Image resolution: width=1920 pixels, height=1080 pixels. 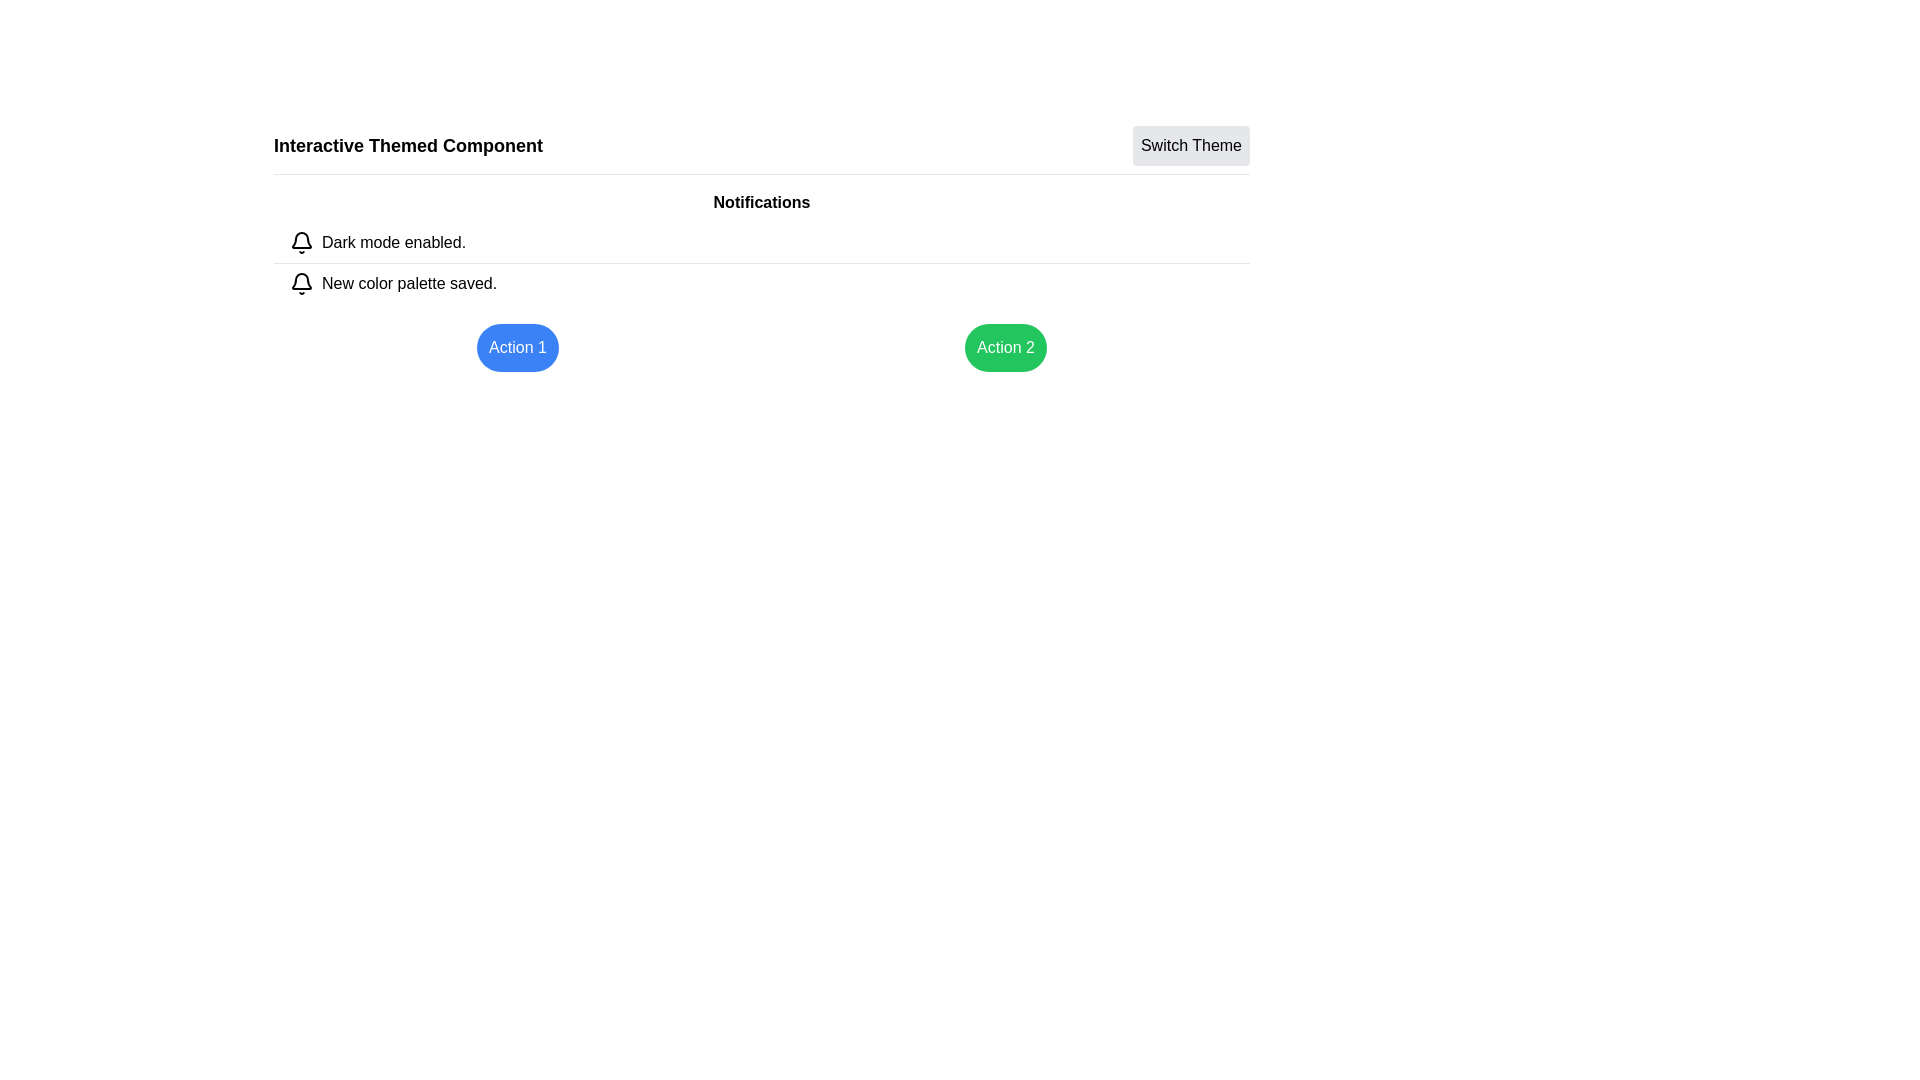 What do you see at coordinates (1006, 346) in the screenshot?
I see `the rounded green button labeled 'Action 2'` at bounding box center [1006, 346].